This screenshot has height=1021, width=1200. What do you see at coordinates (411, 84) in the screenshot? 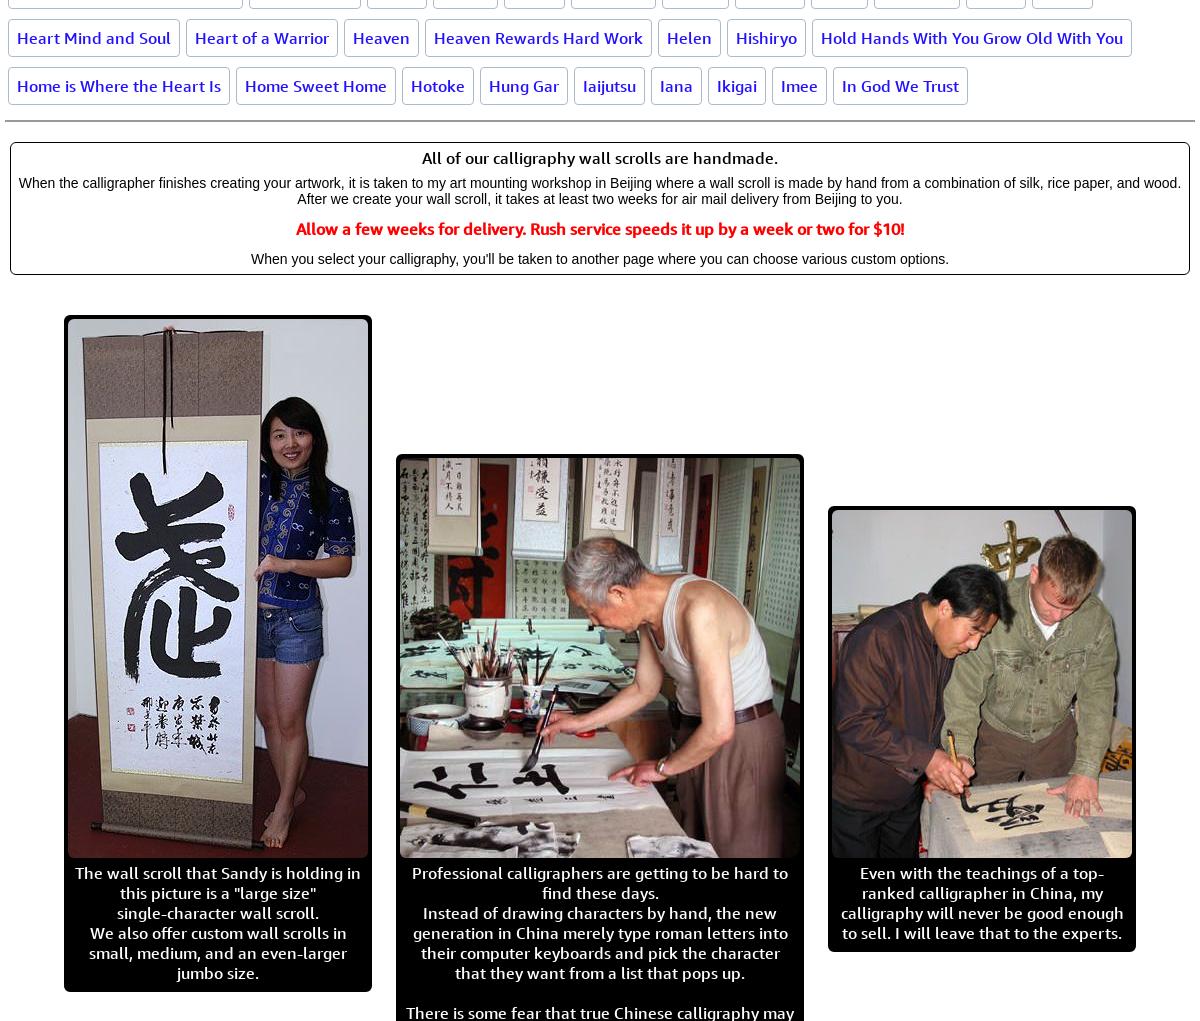
I see `'Hotoke'` at bounding box center [411, 84].